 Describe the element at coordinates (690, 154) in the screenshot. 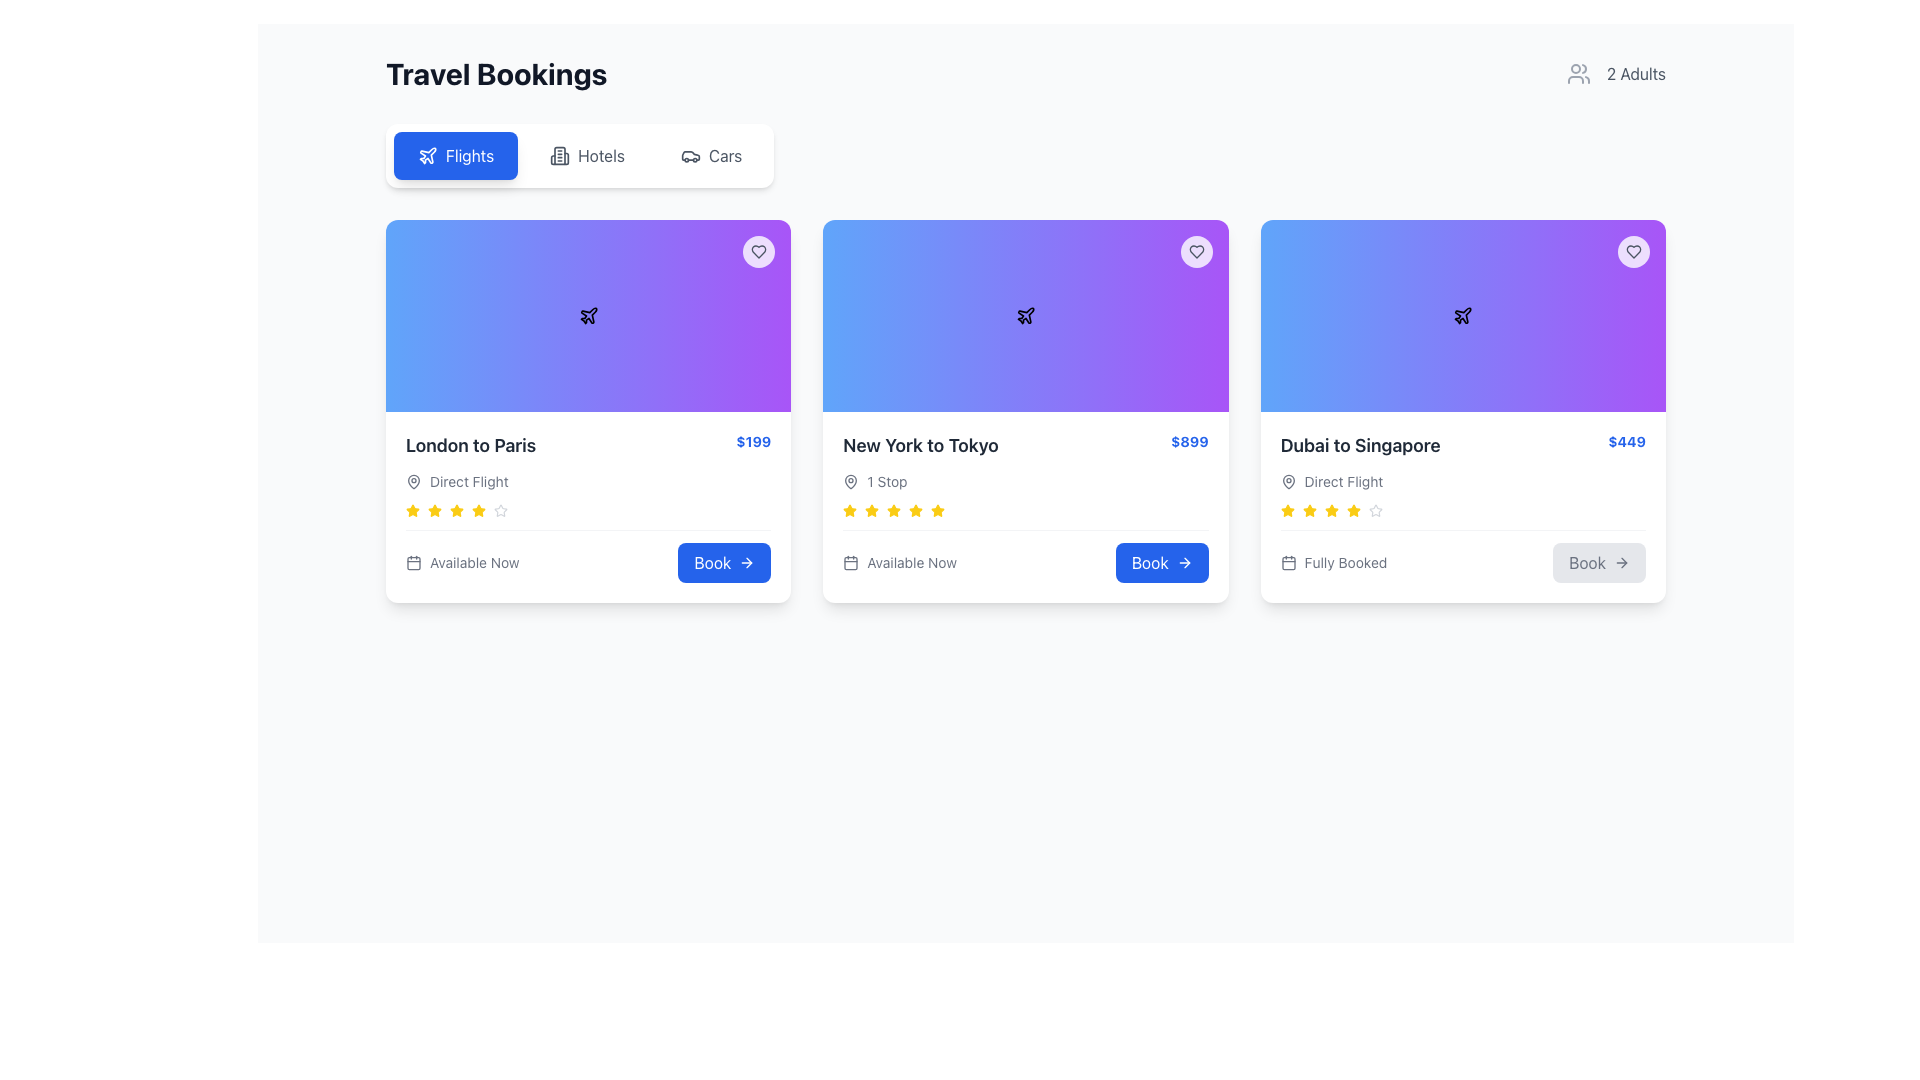

I see `the car icon in the 'Cars' menu option, which is styled with clean outlines and has a text label 'Cars' adjacent to it` at that location.